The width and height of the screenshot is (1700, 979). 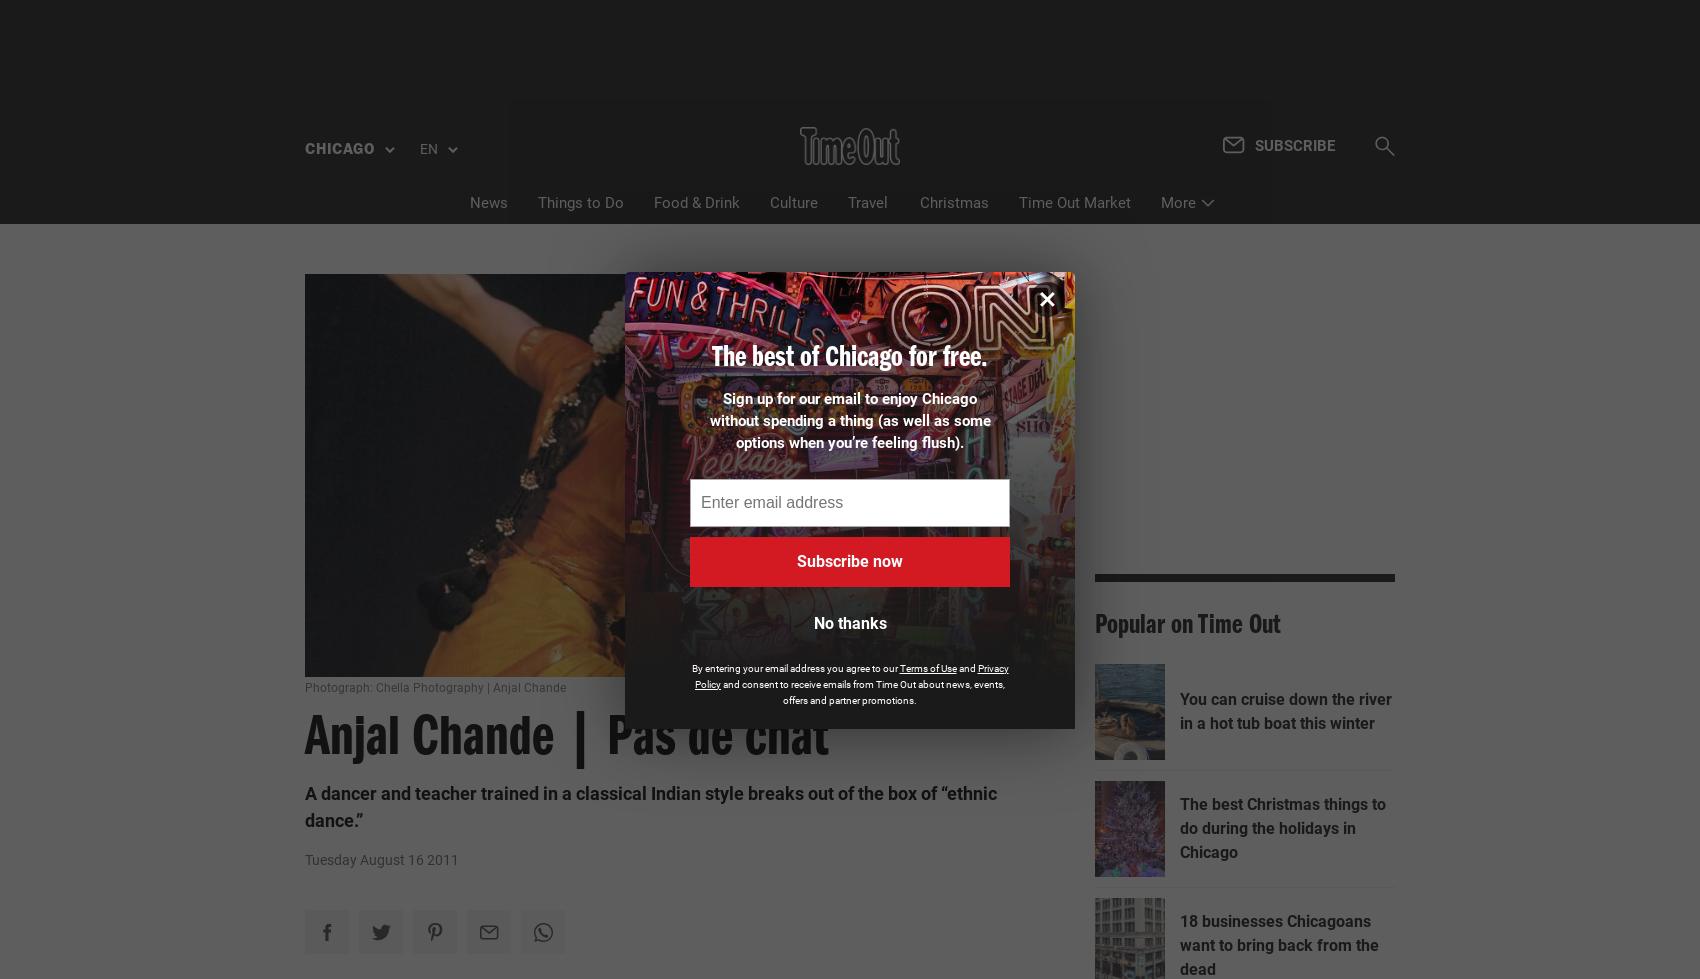 What do you see at coordinates (1286, 371) in the screenshot?
I see `'You can cruise down the river in a hot tub boat this winter'` at bounding box center [1286, 371].